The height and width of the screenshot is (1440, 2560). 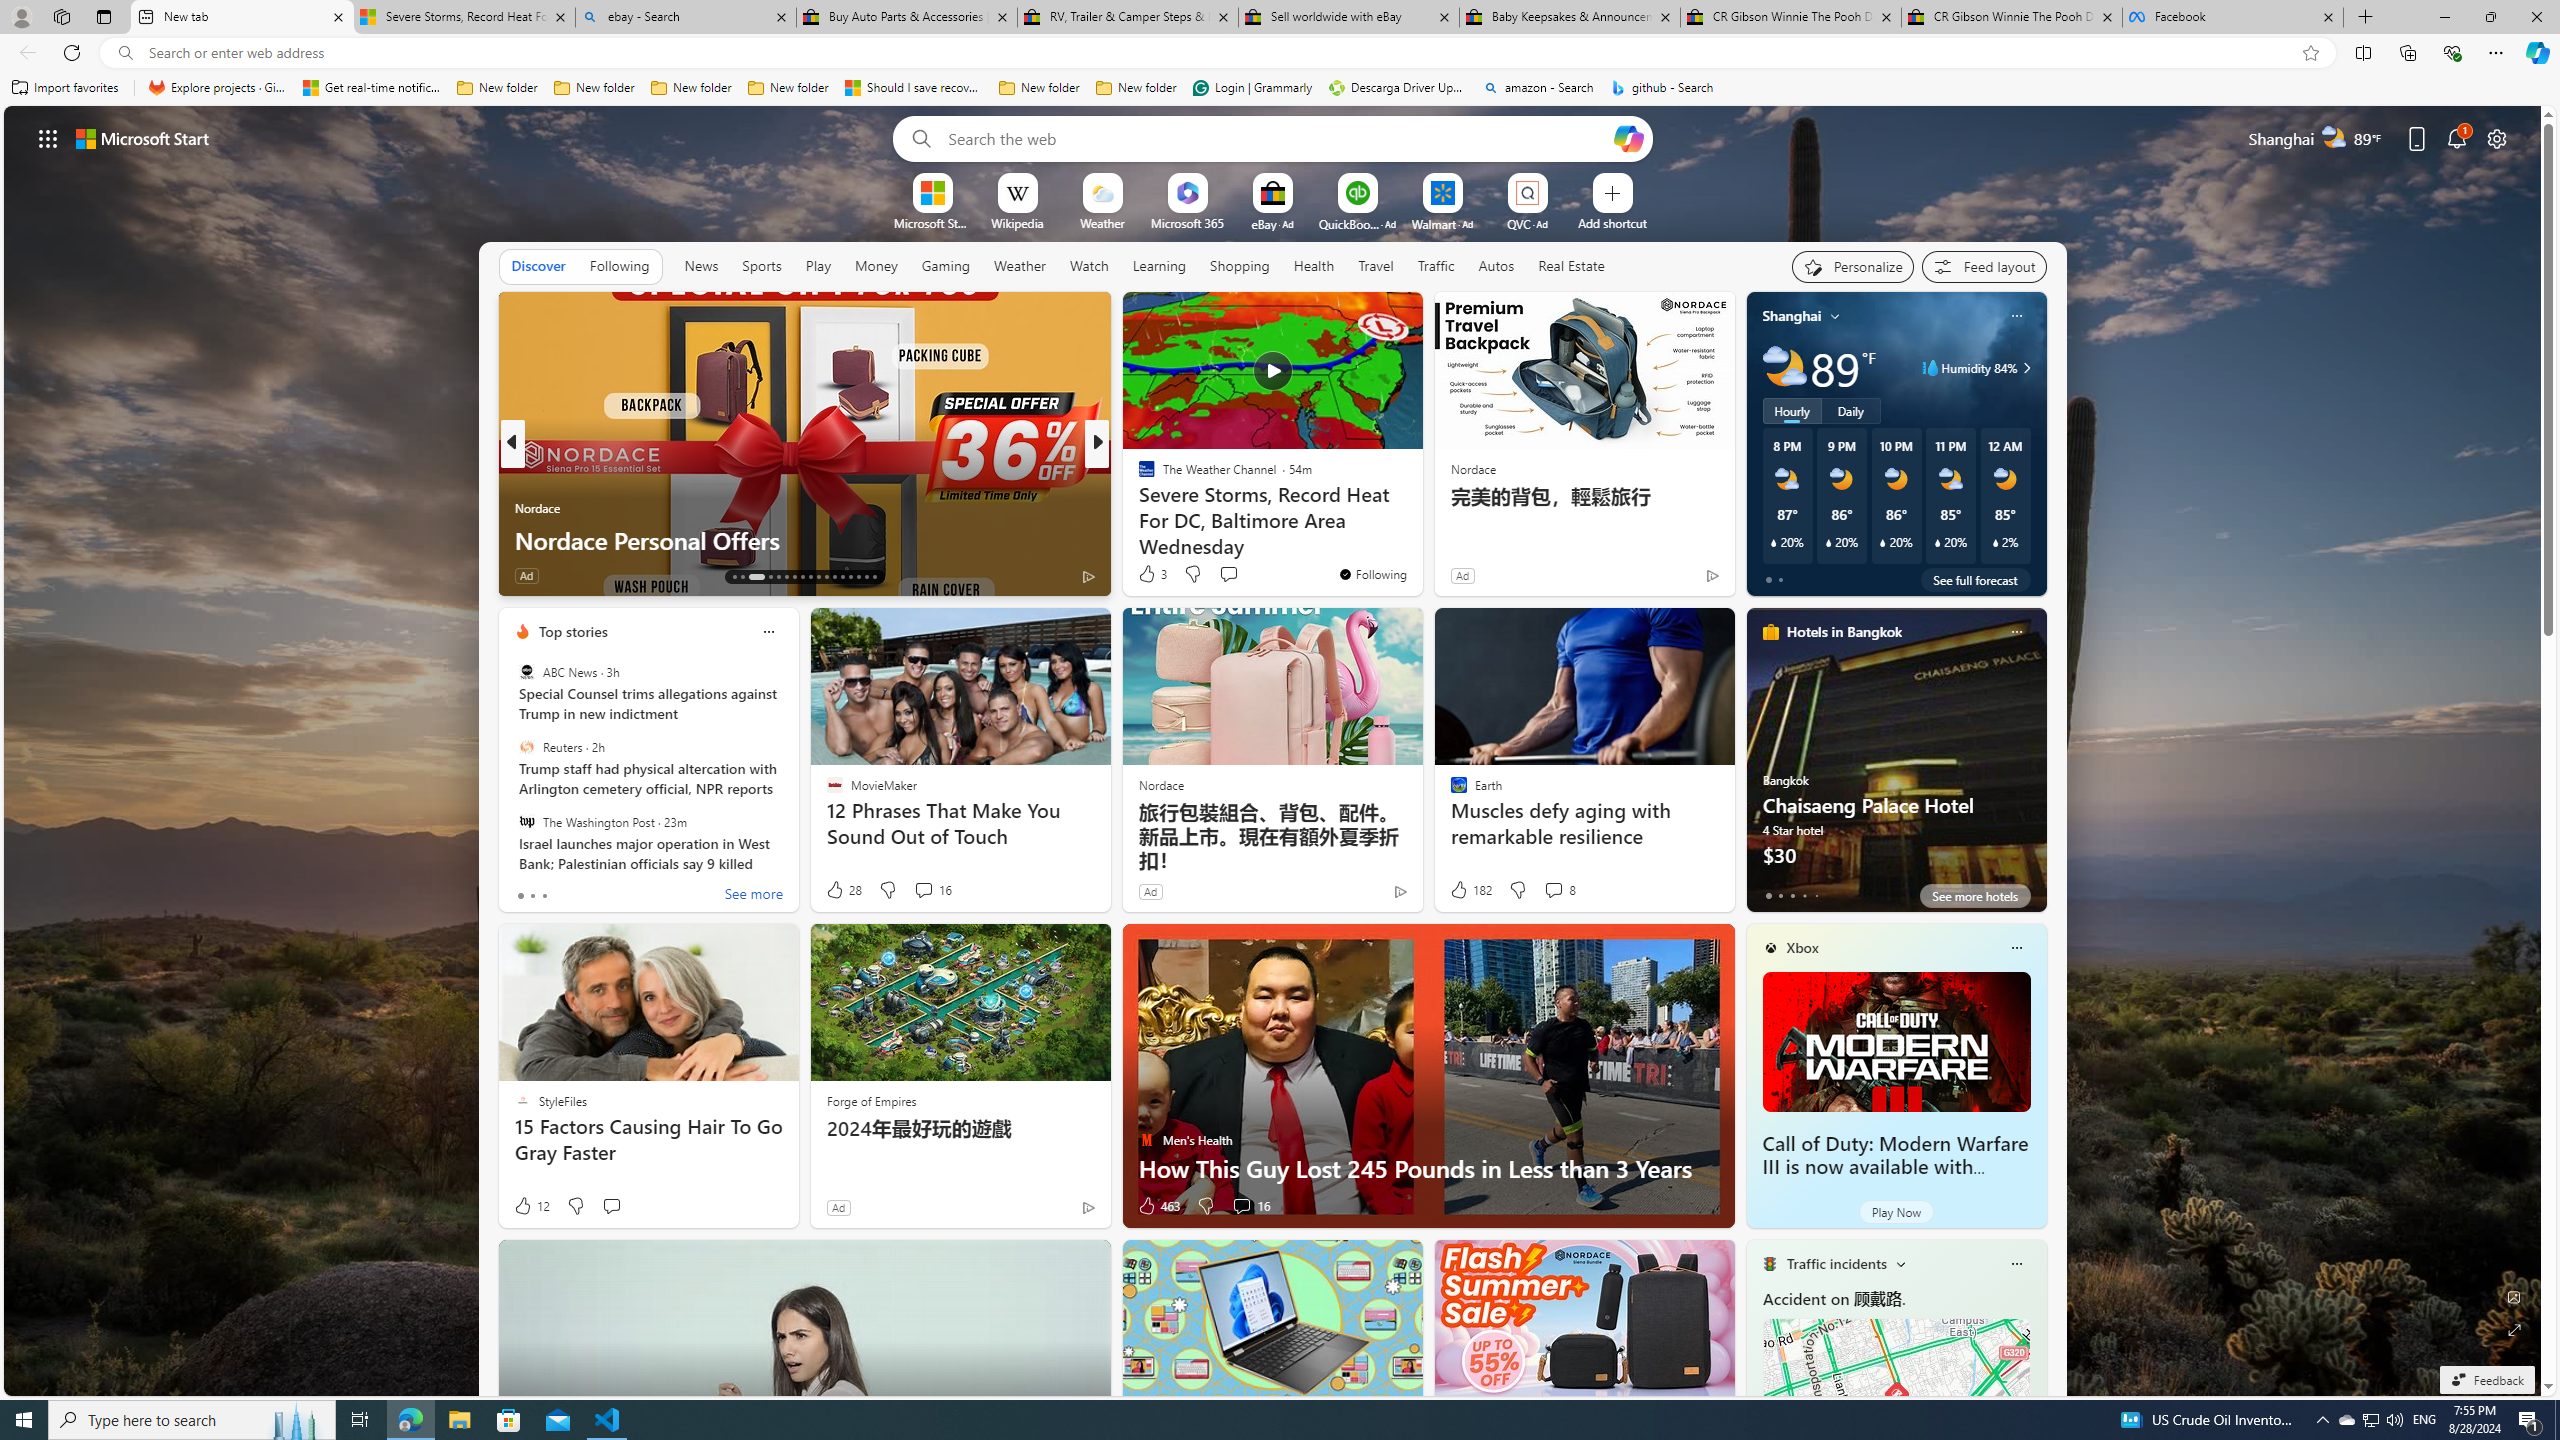 I want to click on 'Las Vegas Strip visitors face outrageous new fee', so click(x=1418, y=540).